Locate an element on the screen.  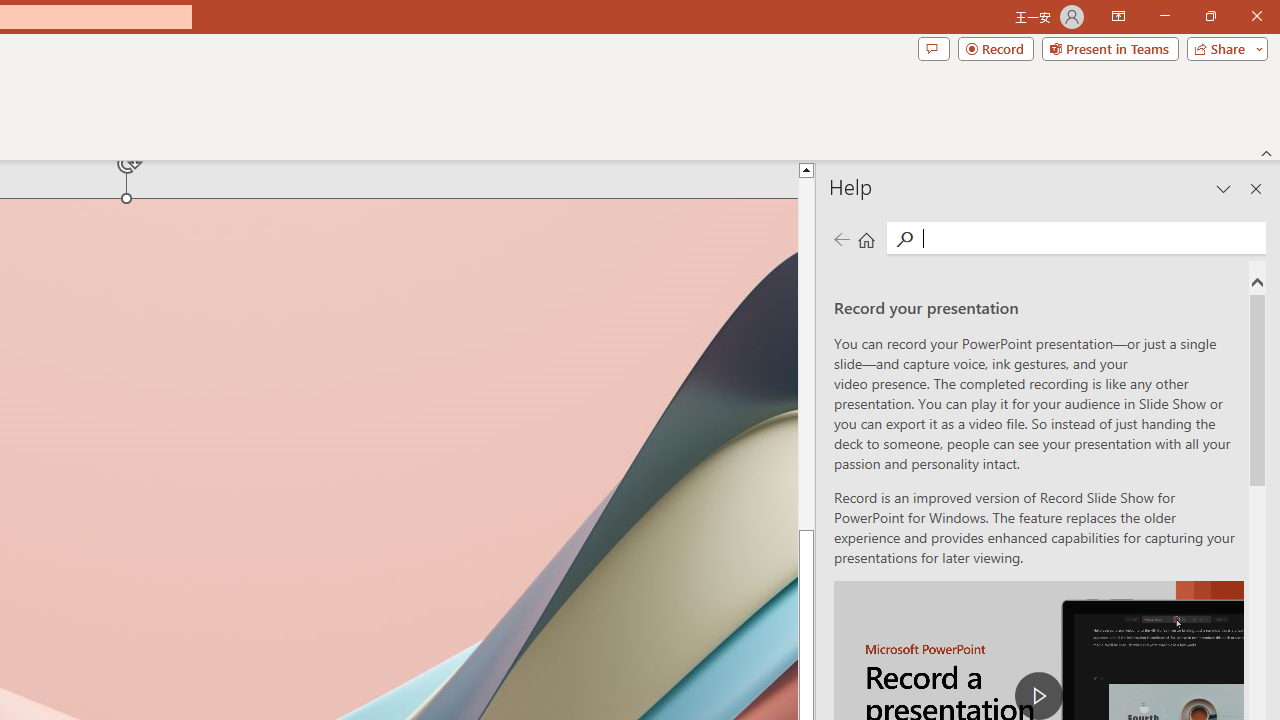
'Previous page' is located at coordinates (841, 238).